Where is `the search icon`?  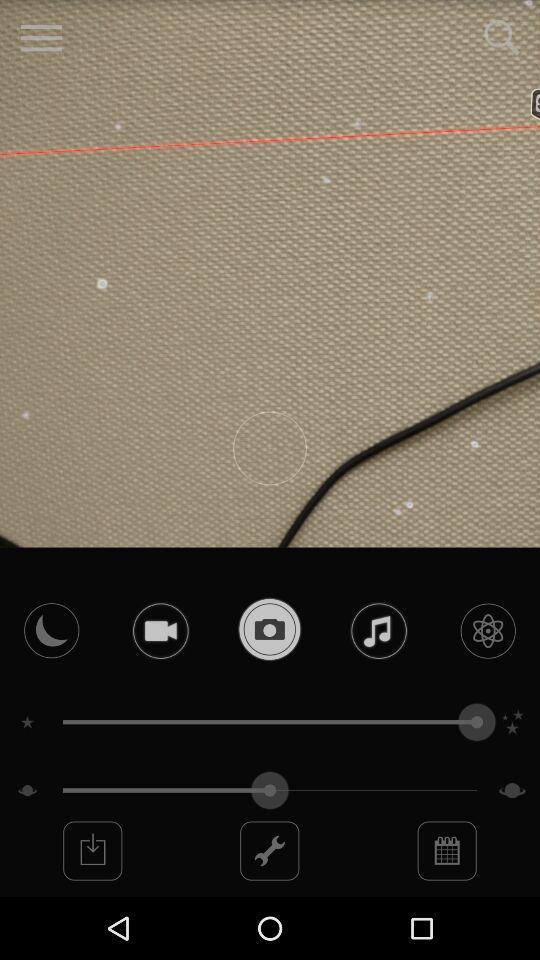
the search icon is located at coordinates (501, 39).